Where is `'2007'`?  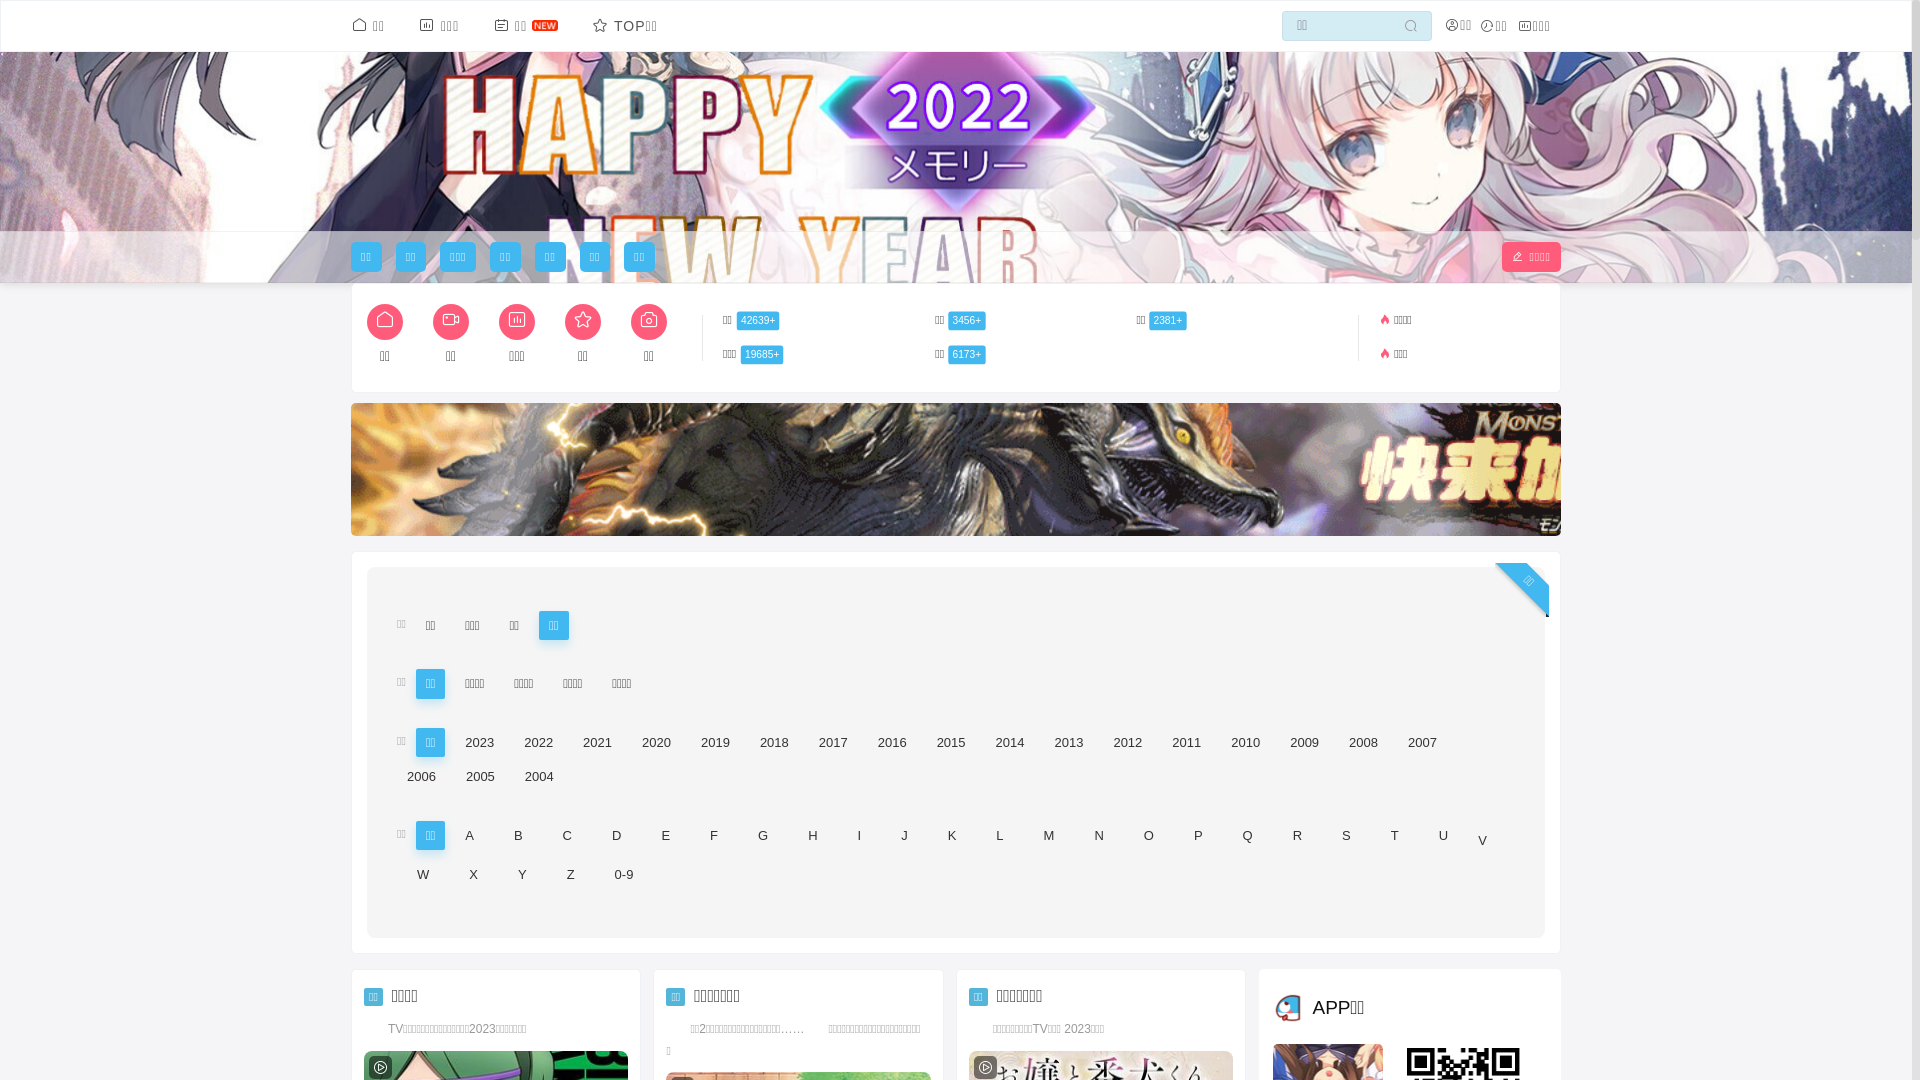
'2007' is located at coordinates (1396, 742).